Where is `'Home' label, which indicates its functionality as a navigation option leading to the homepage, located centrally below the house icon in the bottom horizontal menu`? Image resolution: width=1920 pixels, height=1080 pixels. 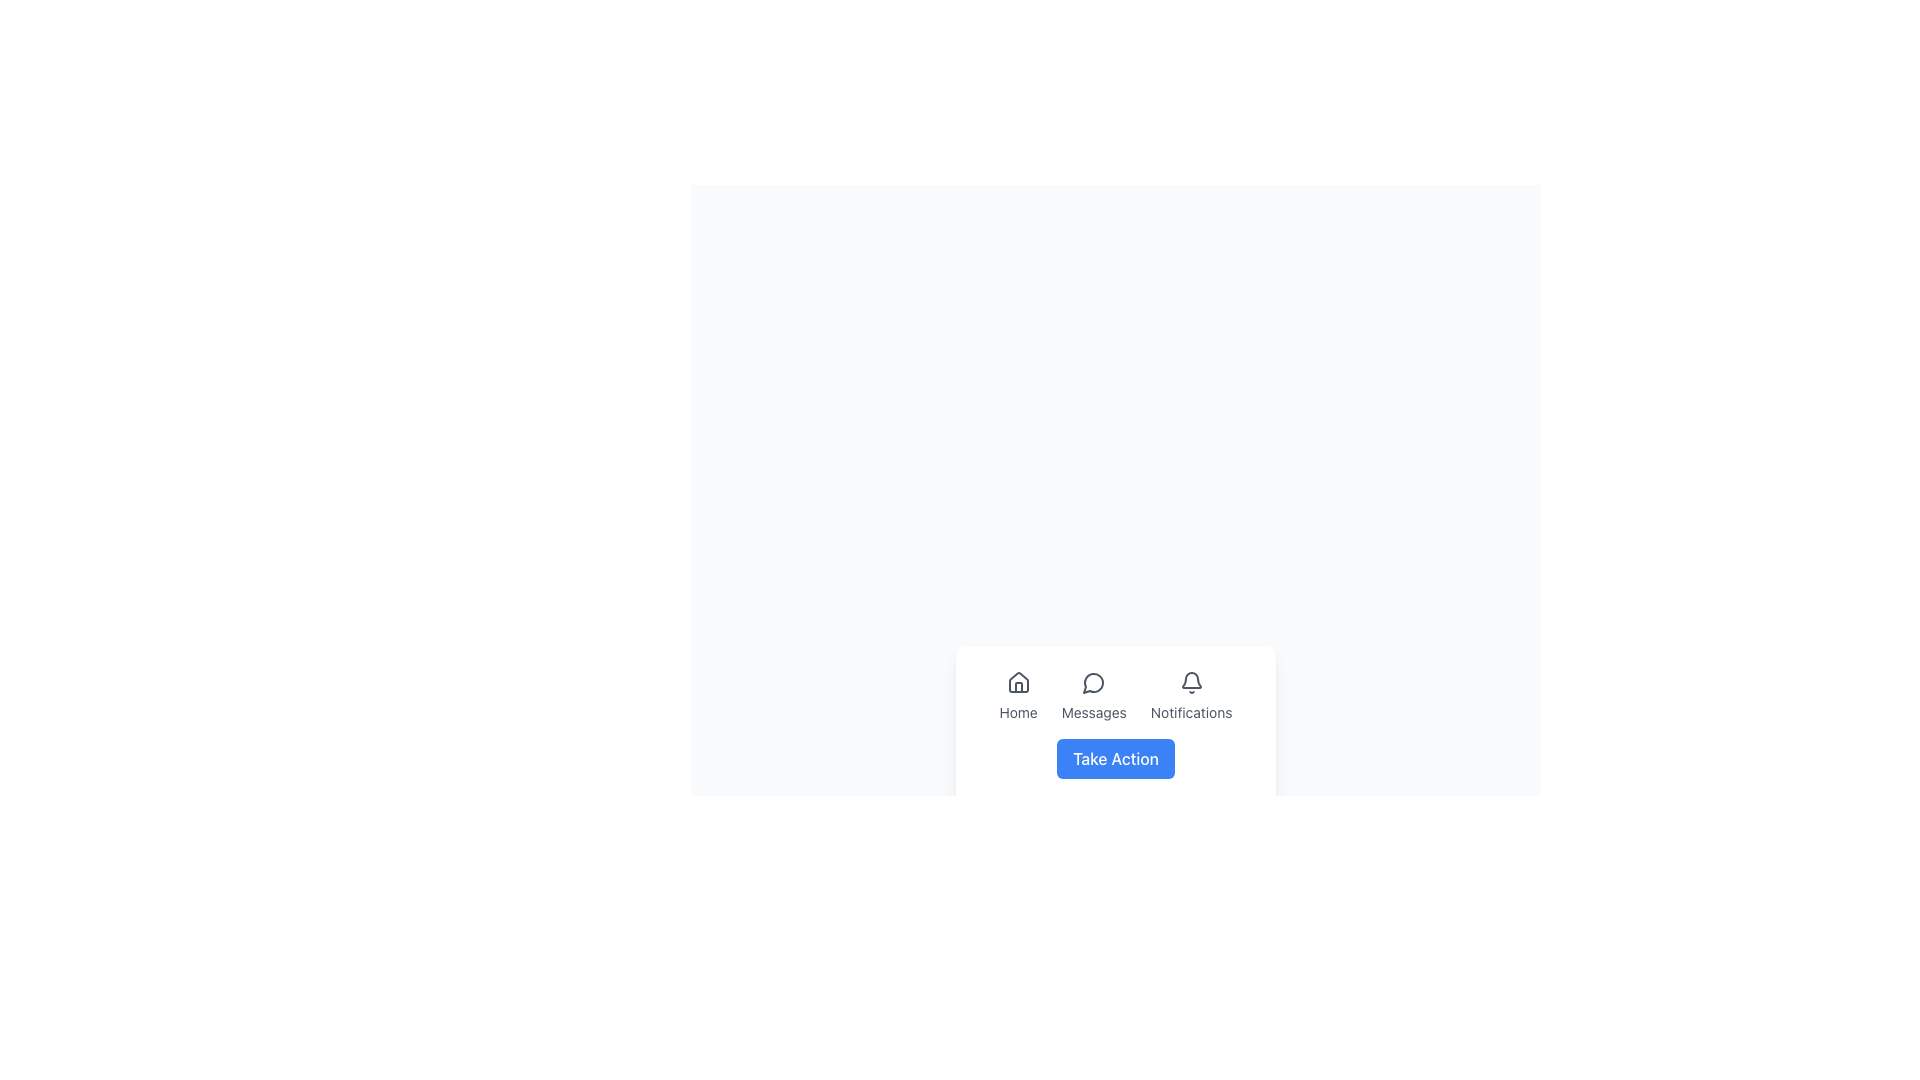
'Home' label, which indicates its functionality as a navigation option leading to the homepage, located centrally below the house icon in the bottom horizontal menu is located at coordinates (1018, 712).